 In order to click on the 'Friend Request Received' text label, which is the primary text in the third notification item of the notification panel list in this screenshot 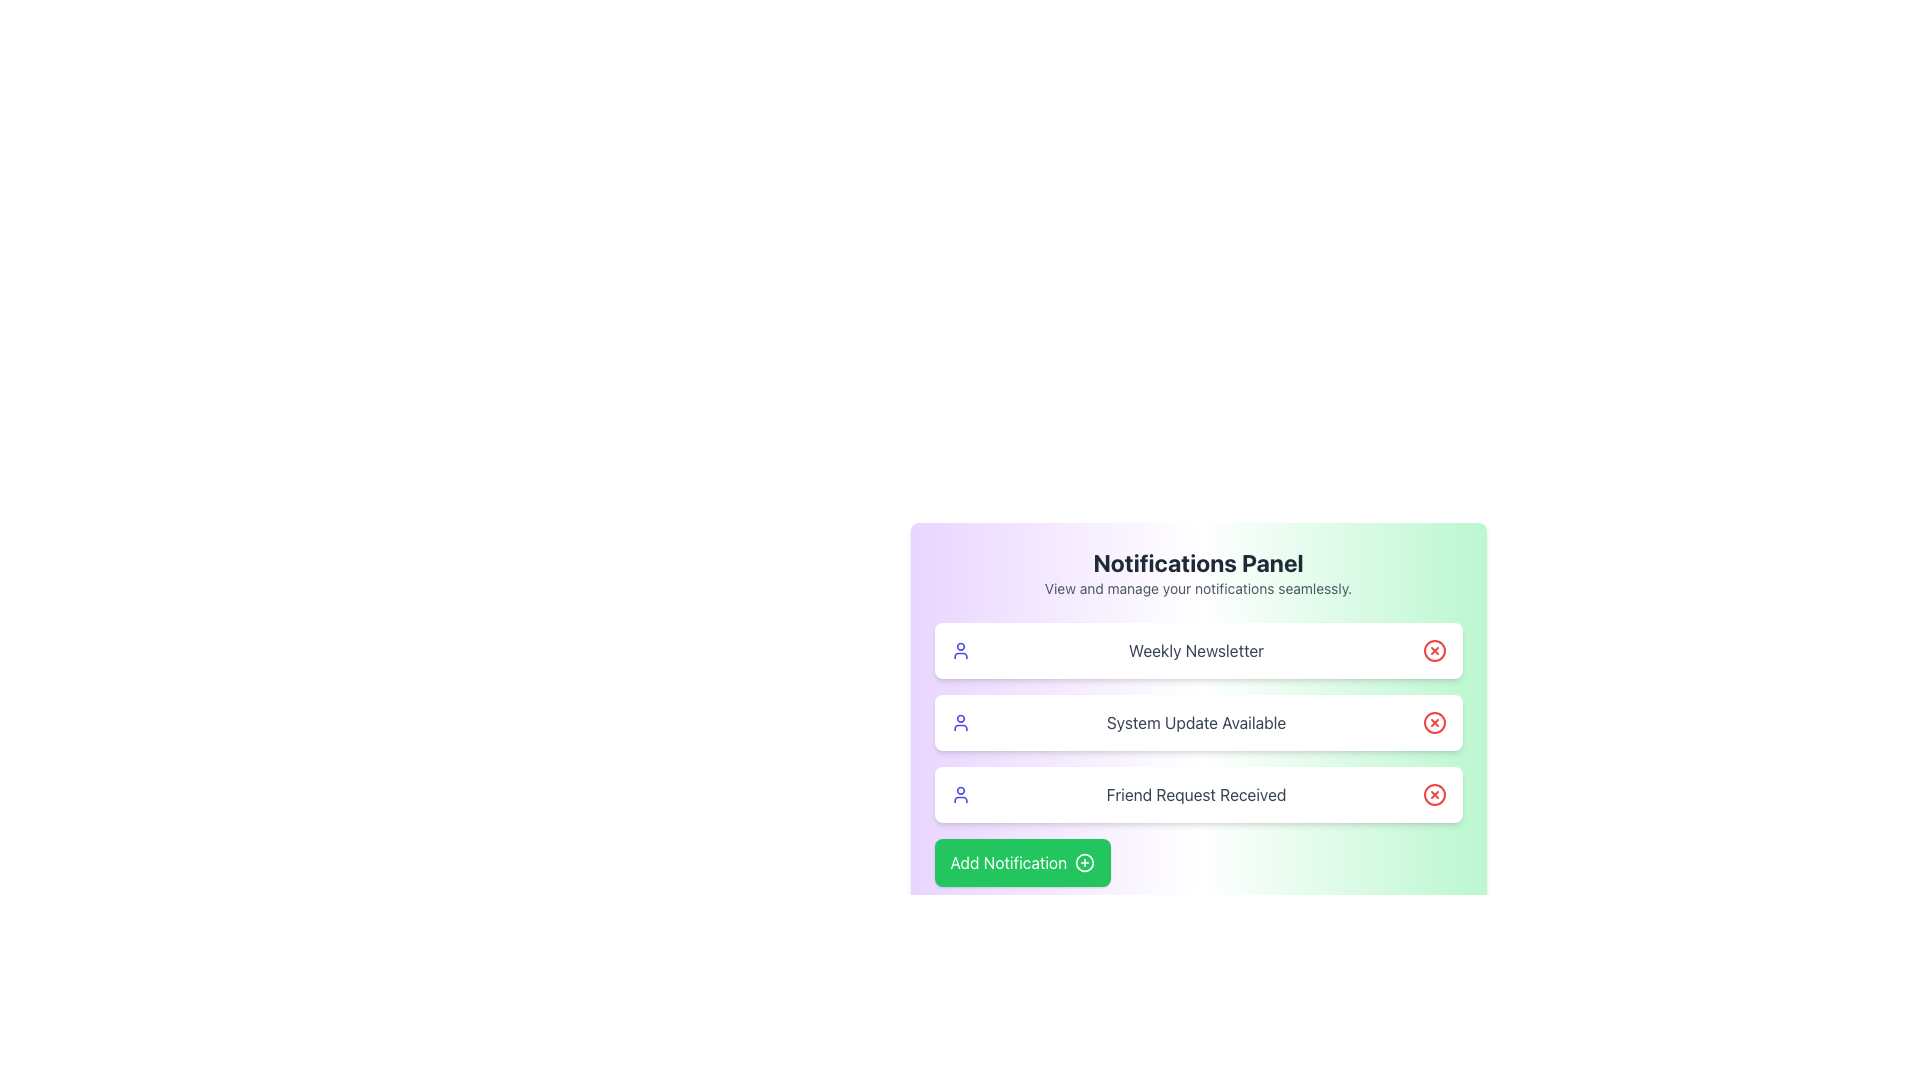, I will do `click(1196, 793)`.